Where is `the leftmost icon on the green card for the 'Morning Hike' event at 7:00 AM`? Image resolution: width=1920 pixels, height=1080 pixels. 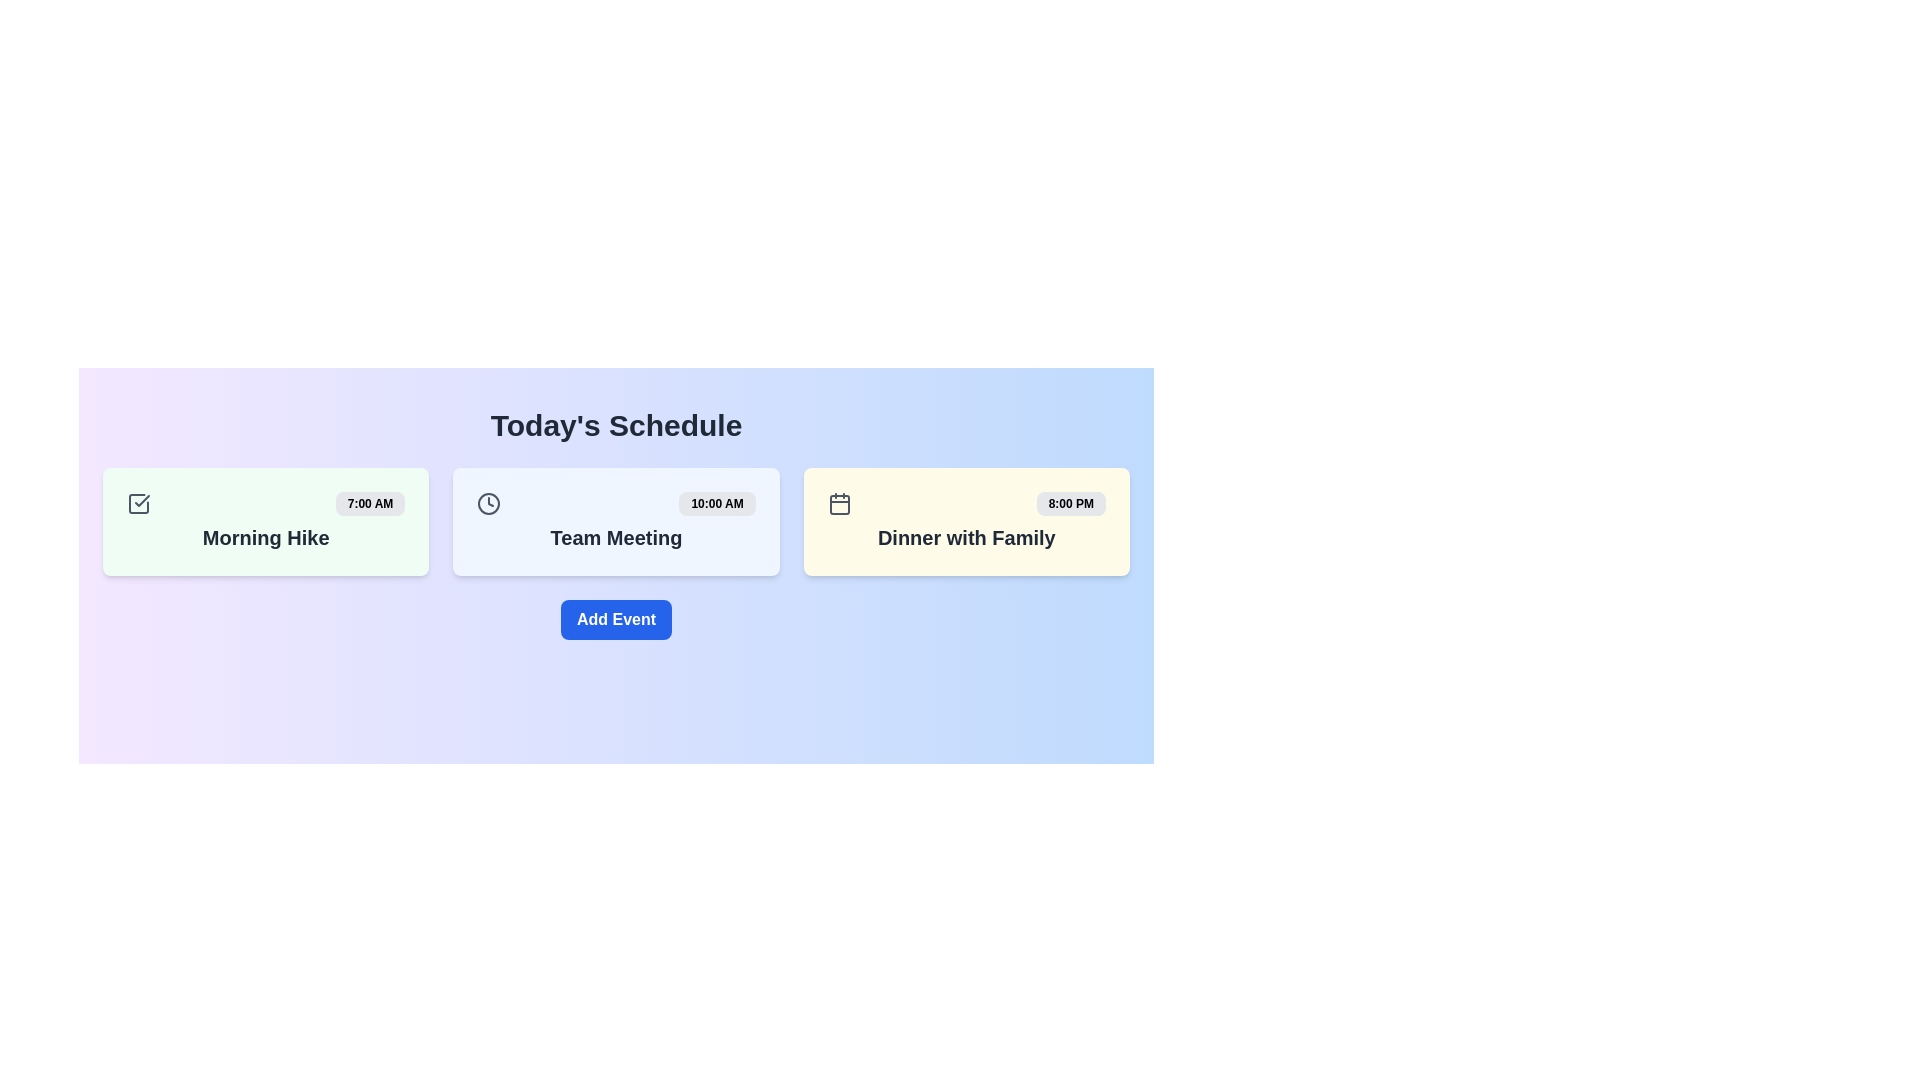
the leftmost icon on the green card for the 'Morning Hike' event at 7:00 AM is located at coordinates (138, 503).